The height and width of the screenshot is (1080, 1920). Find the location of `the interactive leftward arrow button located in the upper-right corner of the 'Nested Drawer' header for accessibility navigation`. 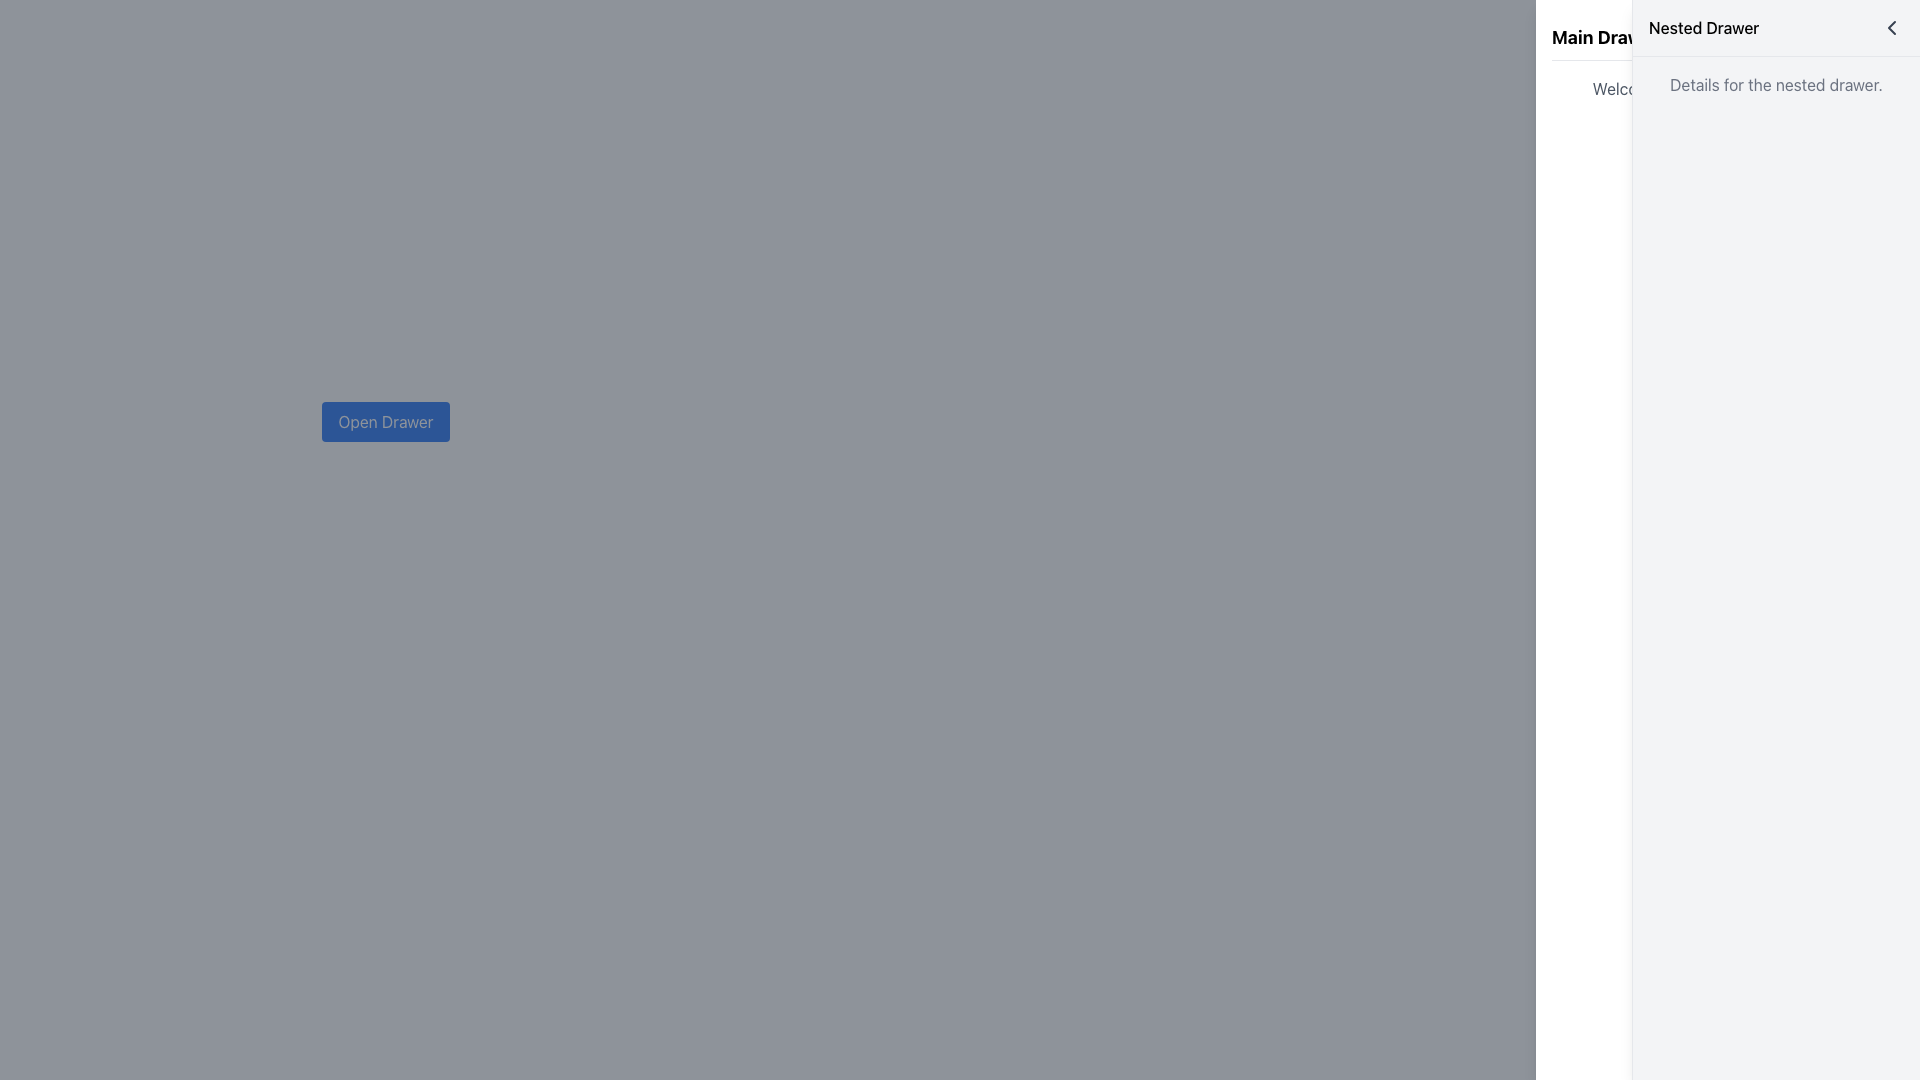

the interactive leftward arrow button located in the upper-right corner of the 'Nested Drawer' header for accessibility navigation is located at coordinates (1890, 27).